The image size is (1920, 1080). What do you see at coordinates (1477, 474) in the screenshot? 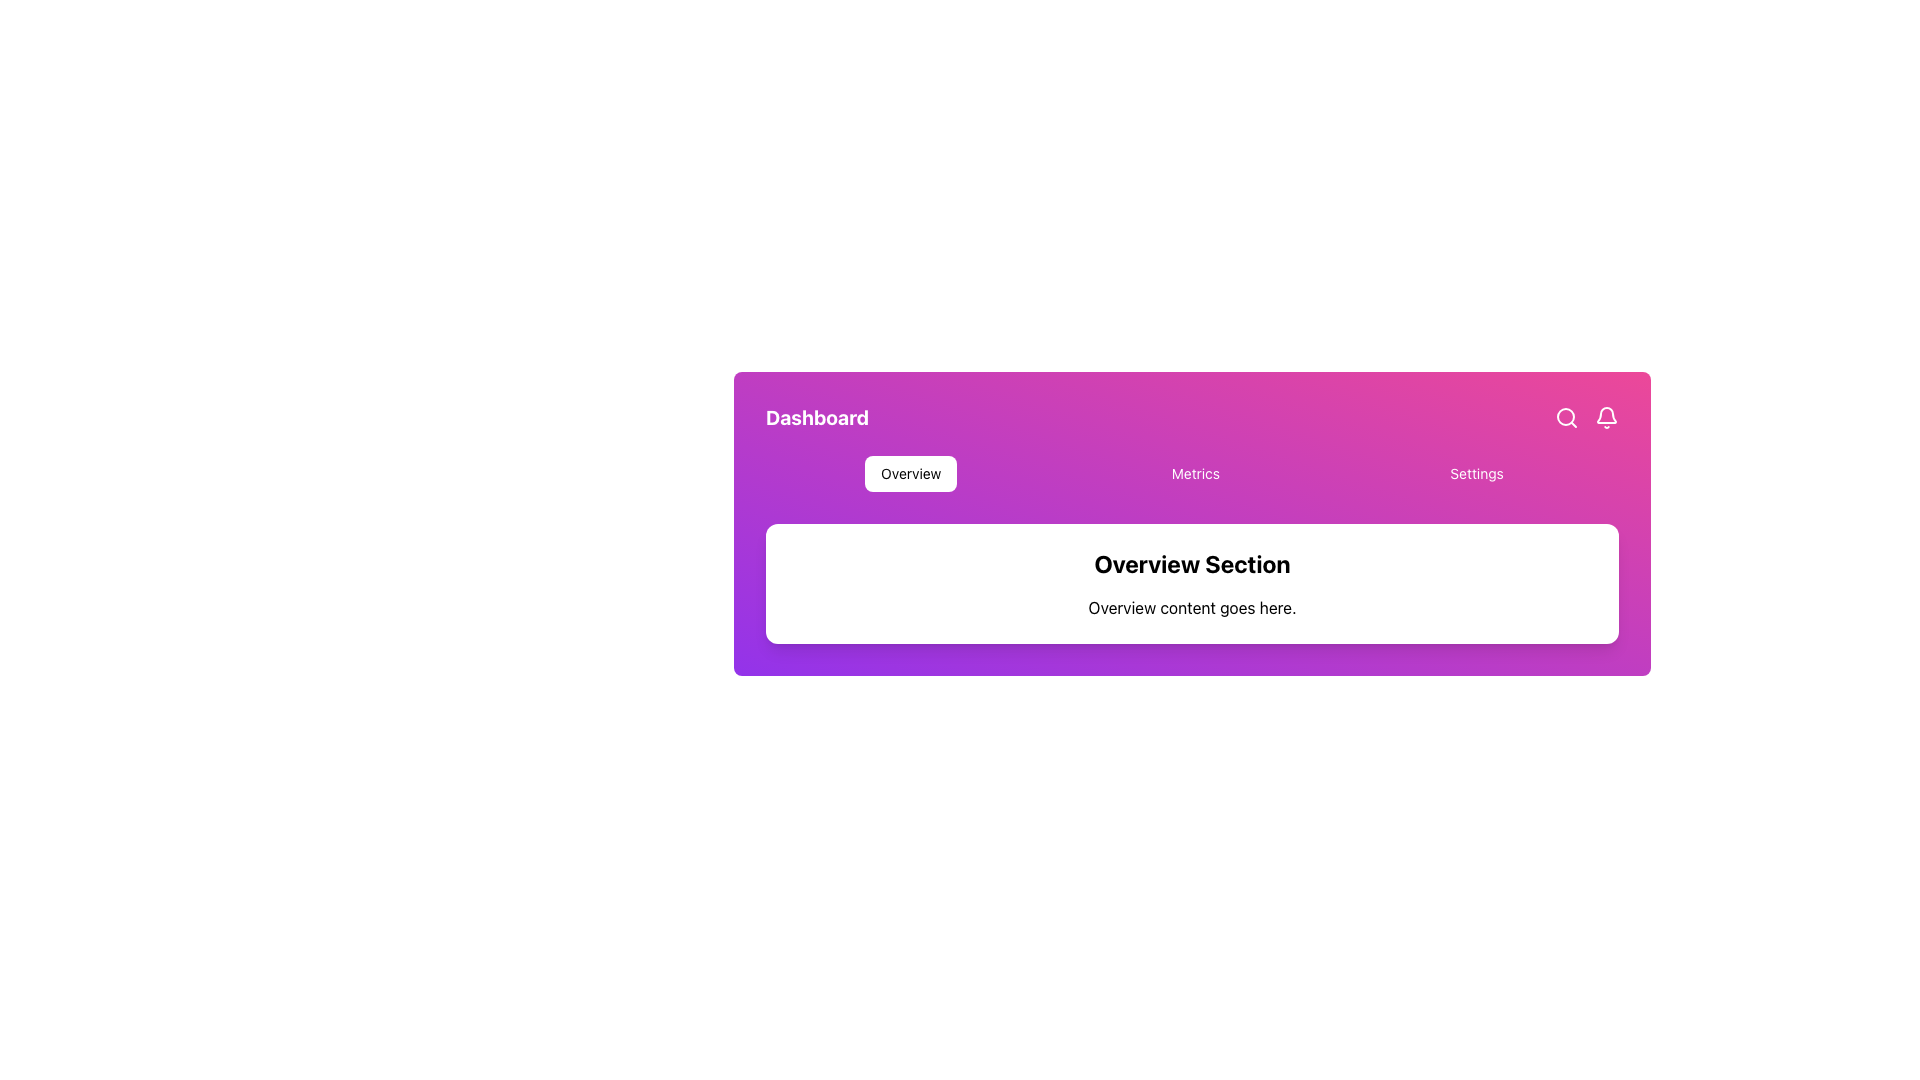
I see `the 'Settings' button in the horizontal menu bar to change its appearance` at bounding box center [1477, 474].